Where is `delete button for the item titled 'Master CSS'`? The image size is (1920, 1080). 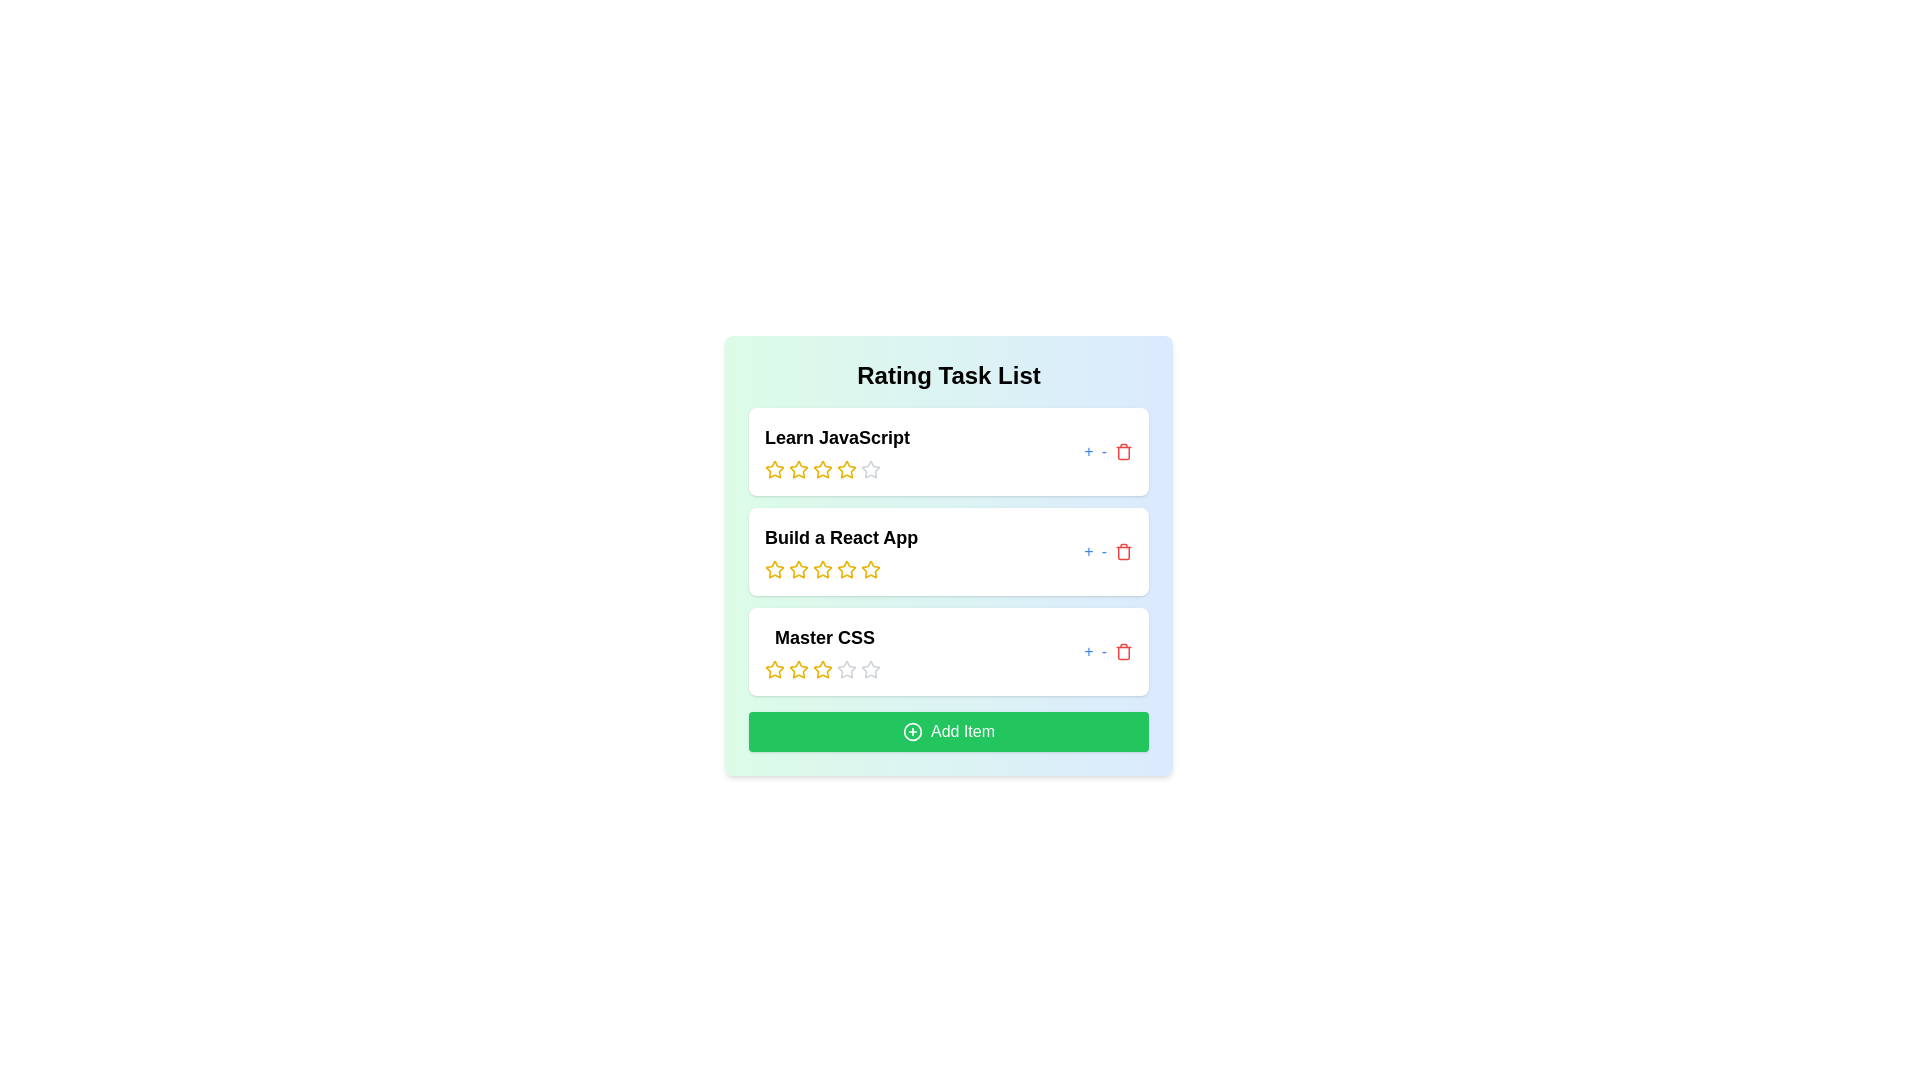 delete button for the item titled 'Master CSS' is located at coordinates (1123, 651).